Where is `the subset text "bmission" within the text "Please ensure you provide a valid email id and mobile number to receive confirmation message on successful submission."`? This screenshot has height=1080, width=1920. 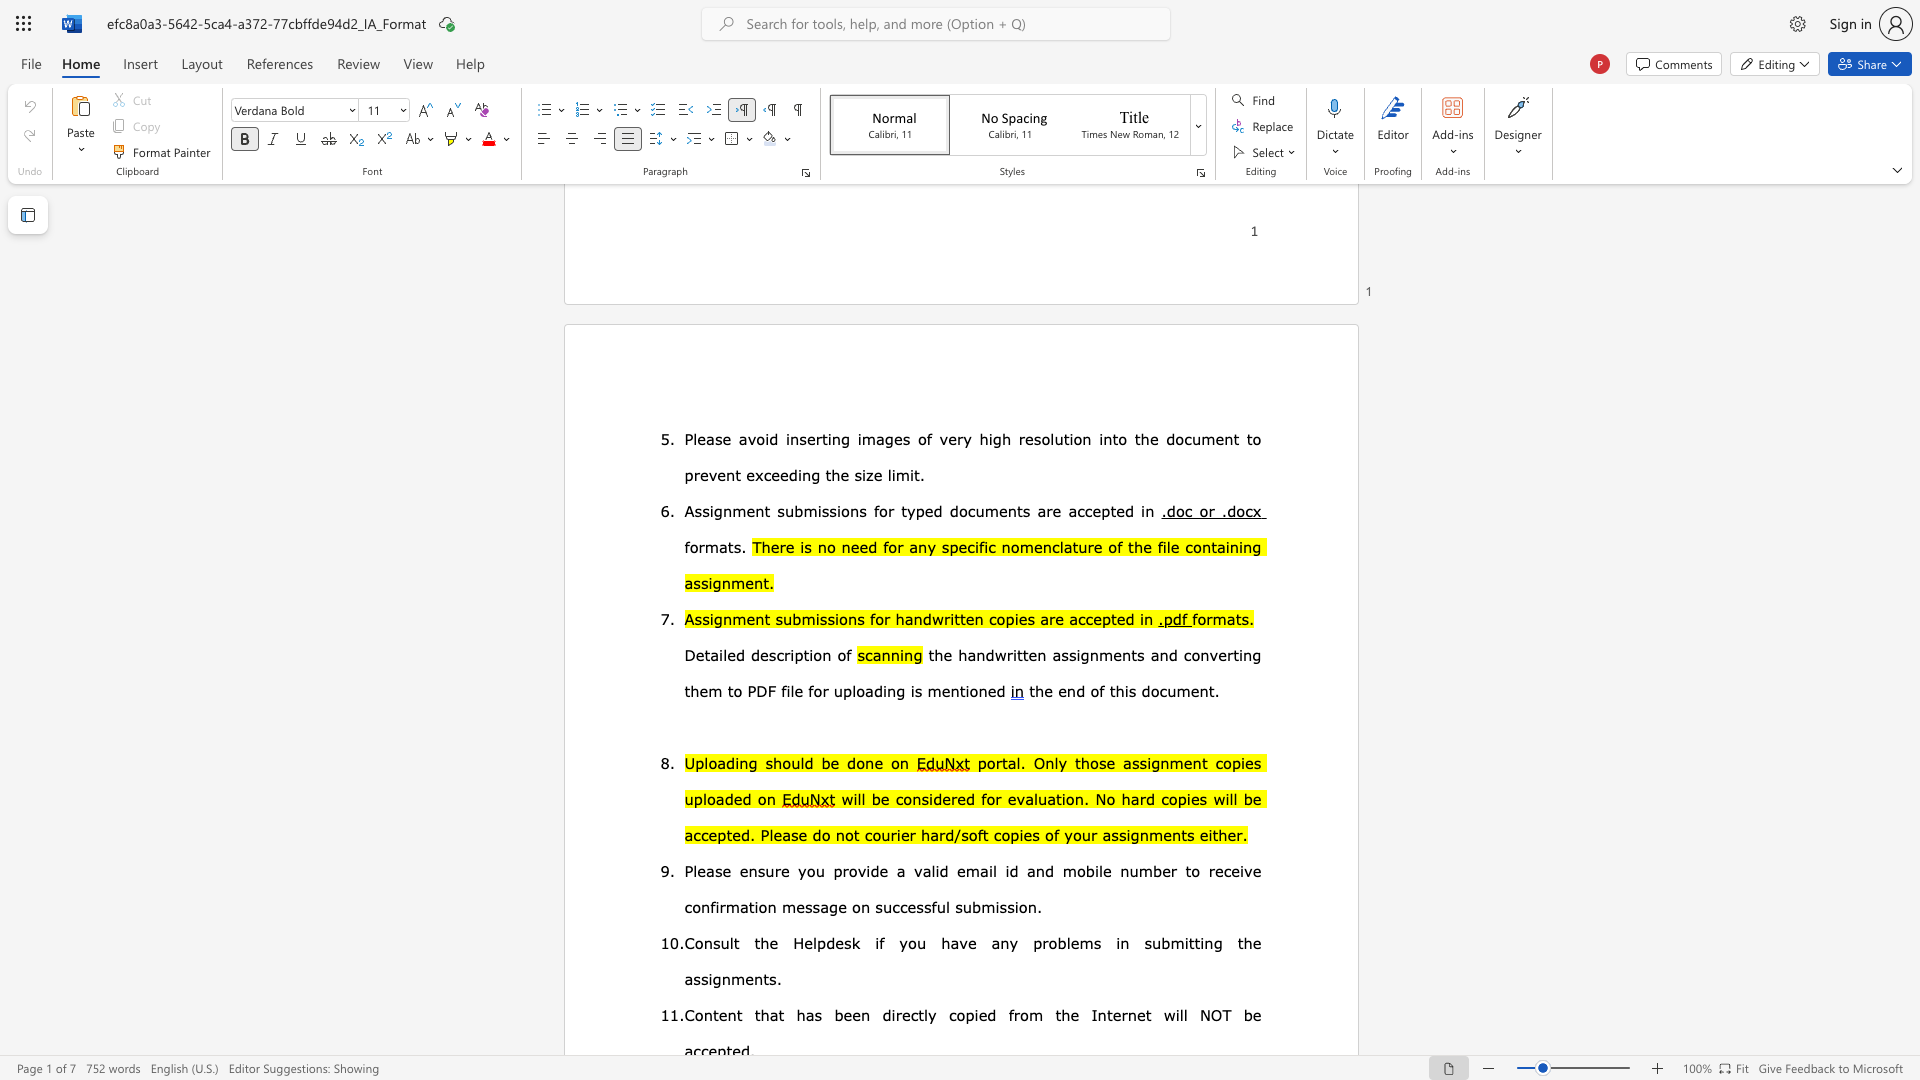 the subset text "bmission" within the text "Please ensure you provide a valid email id and mobile number to receive confirmation message on successful submission." is located at coordinates (972, 906).